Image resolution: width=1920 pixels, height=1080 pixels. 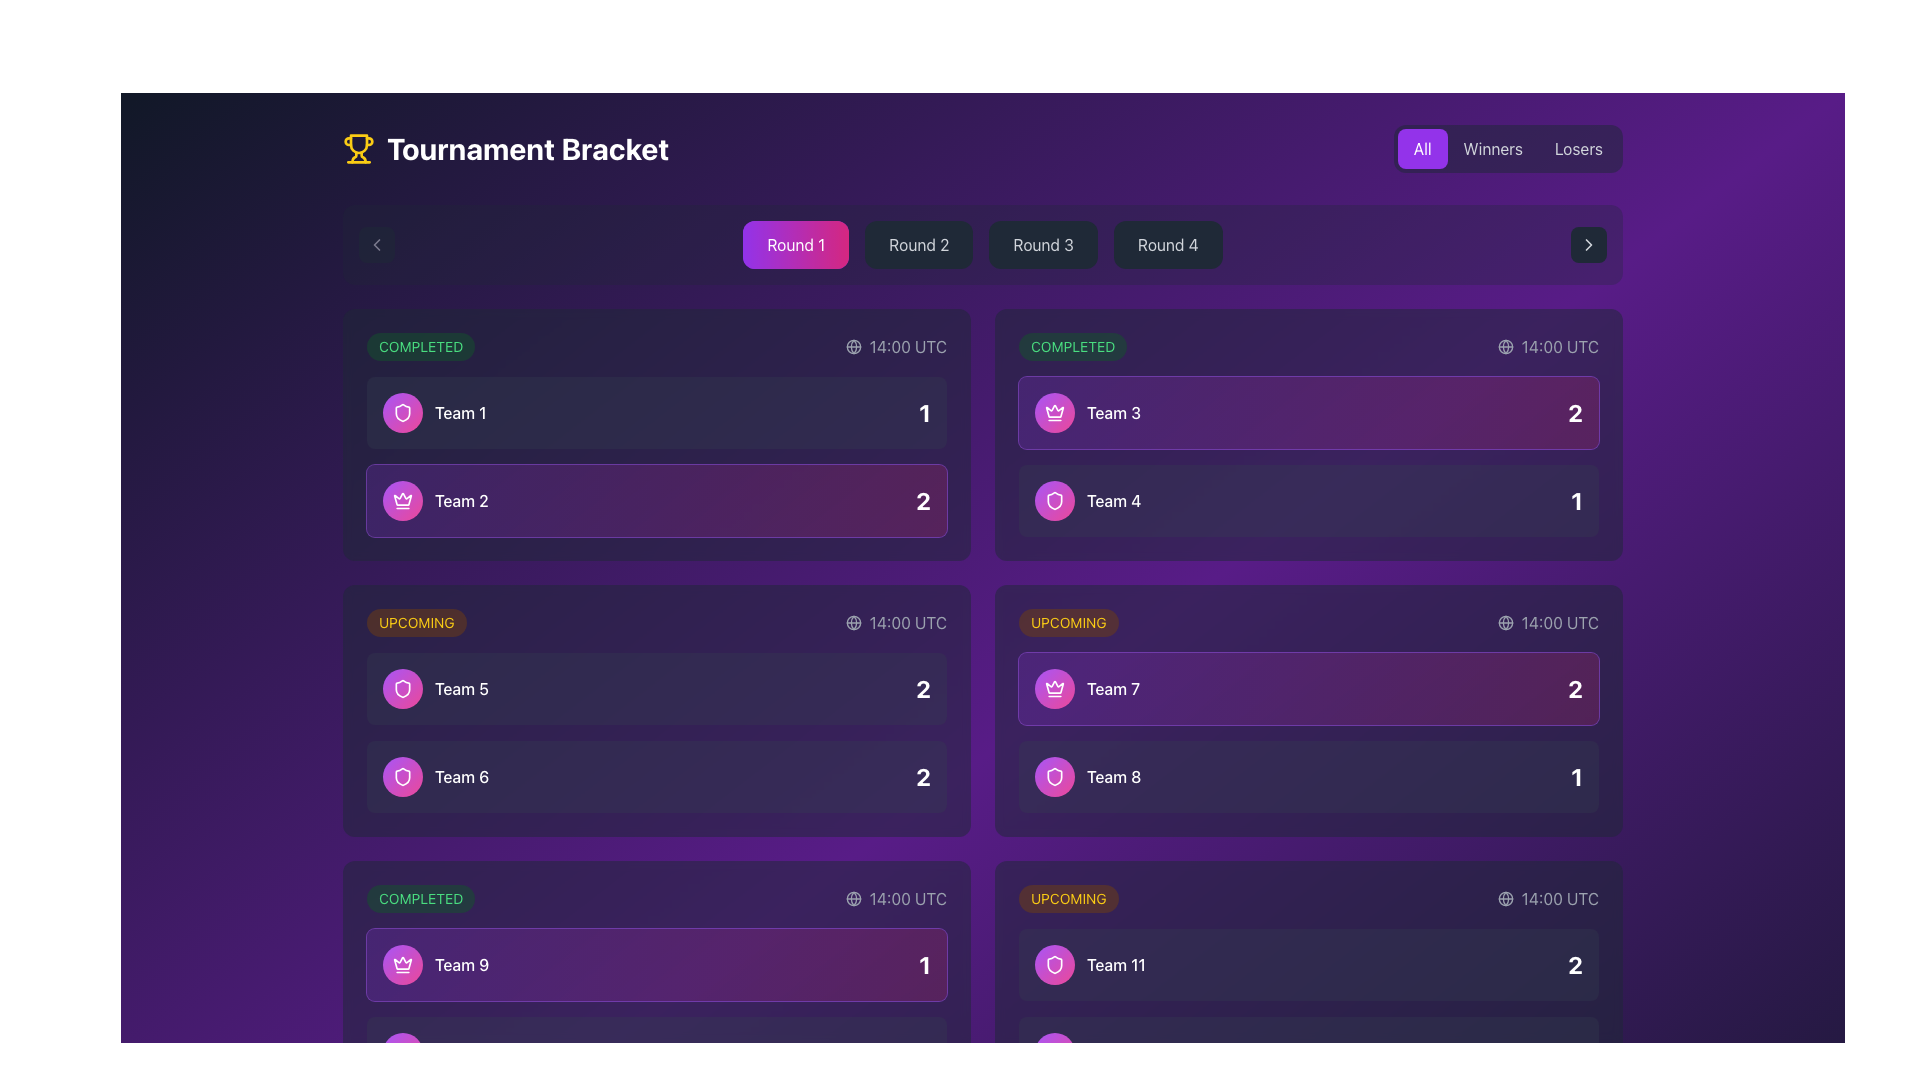 I want to click on the small rounded rectangle button with a dark gray background and a right-pointing chevron arrow icon for keyboard navigation, so click(x=1587, y=244).